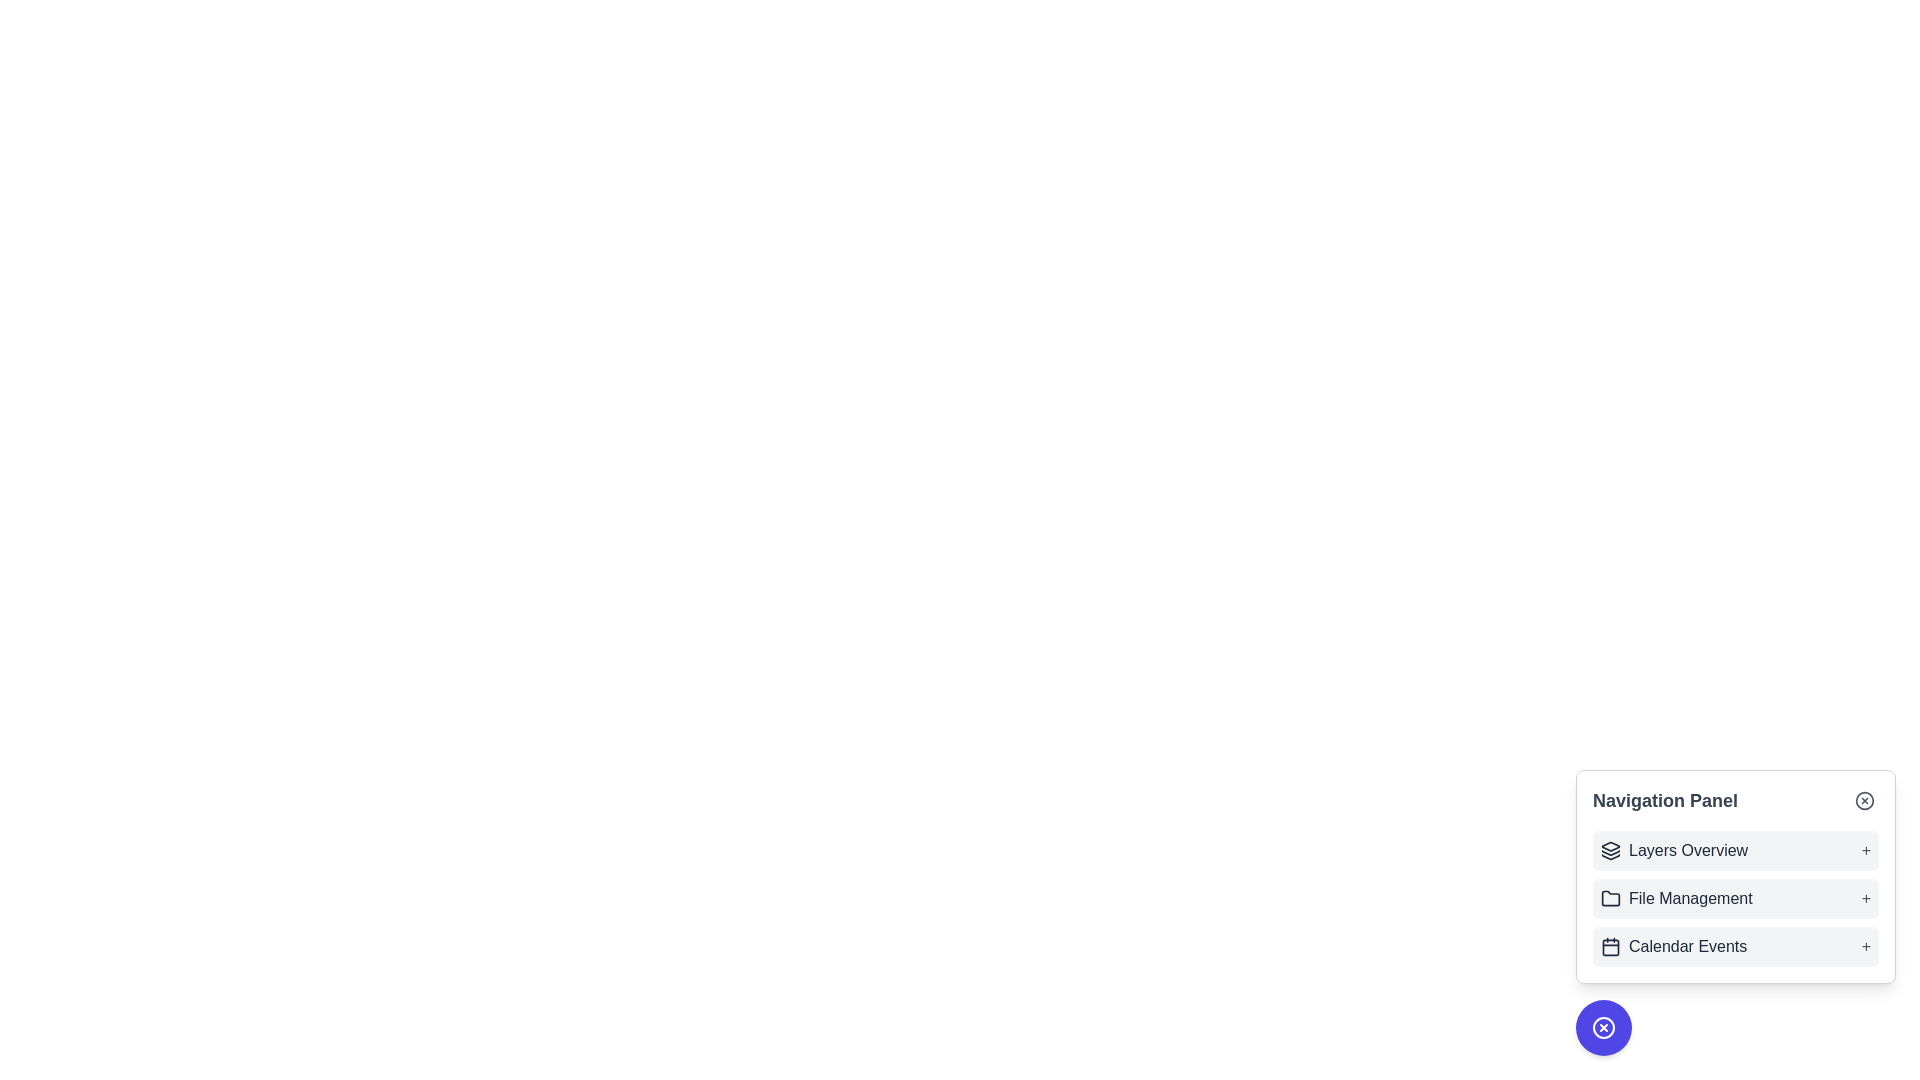  I want to click on the 'Calendar Events' list item in the navigation panel, so click(1735, 946).